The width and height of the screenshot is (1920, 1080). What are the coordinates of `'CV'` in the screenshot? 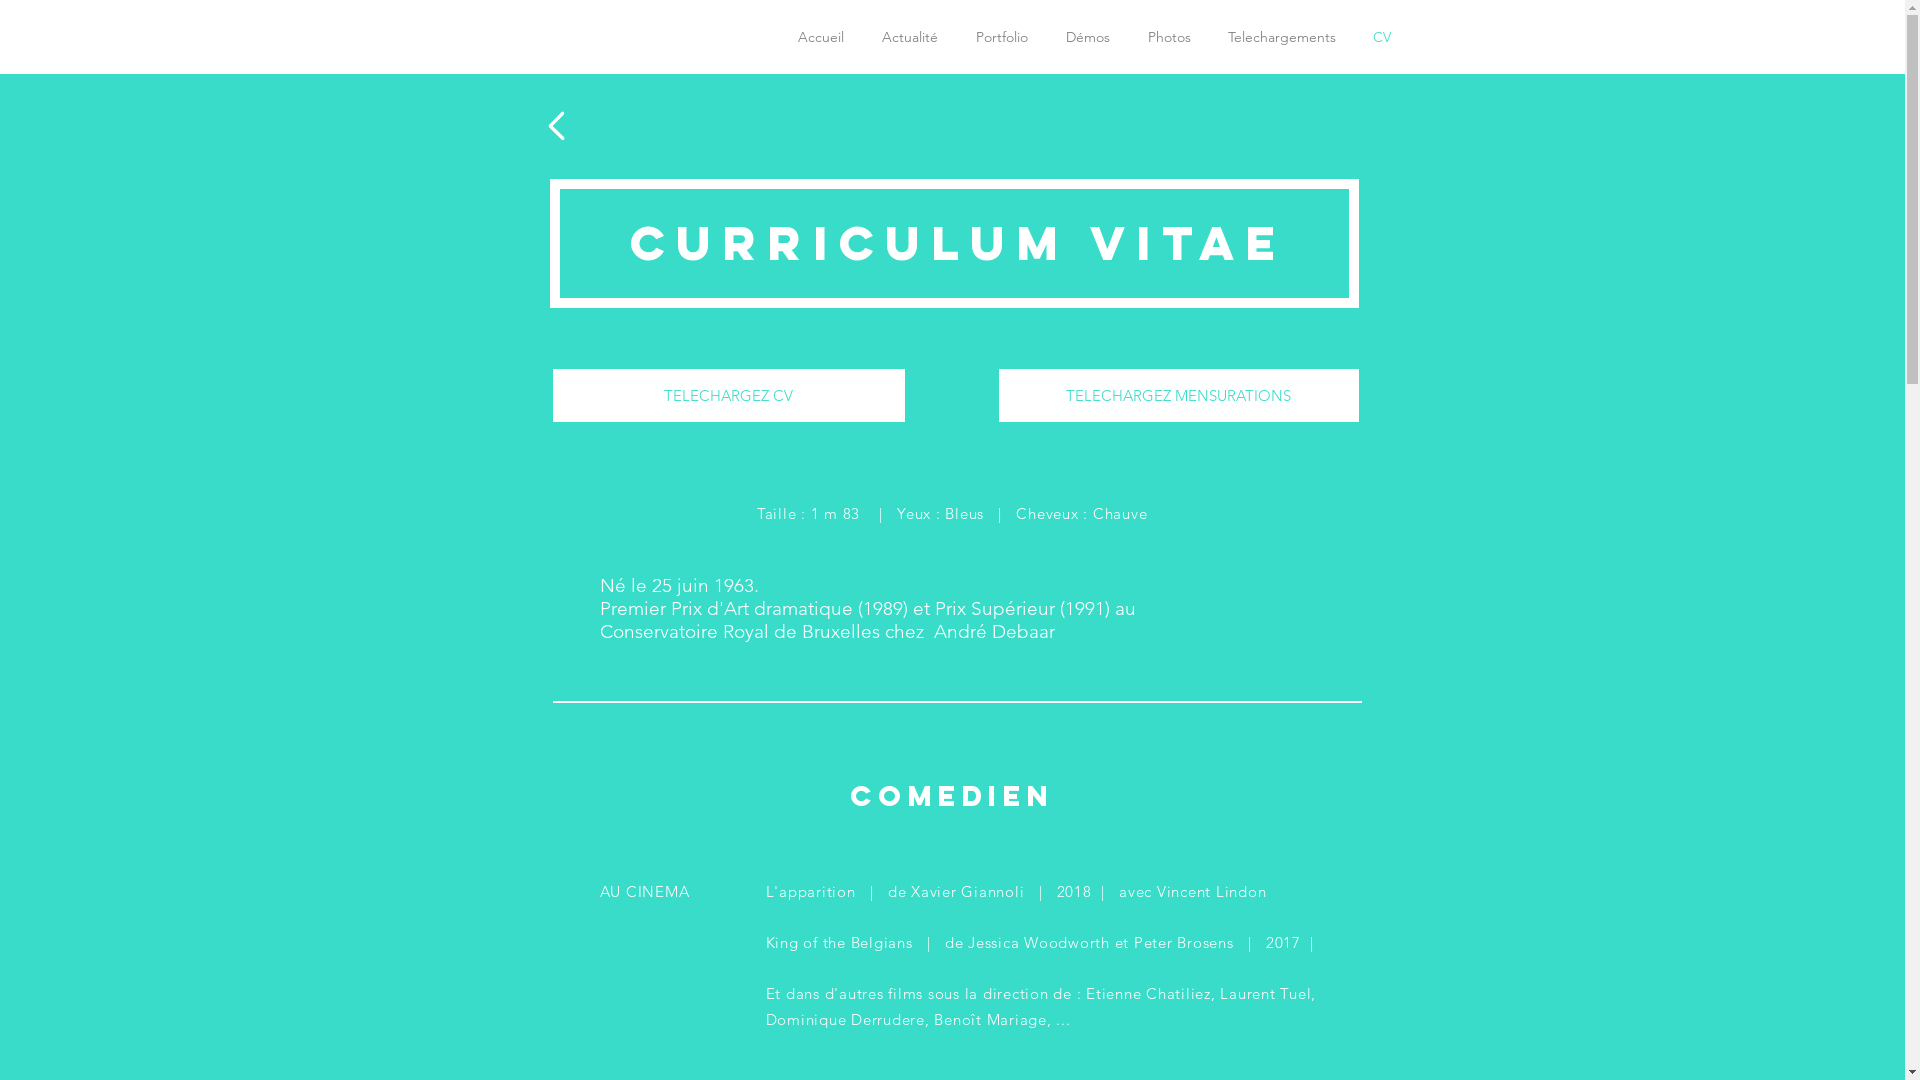 It's located at (1380, 37).